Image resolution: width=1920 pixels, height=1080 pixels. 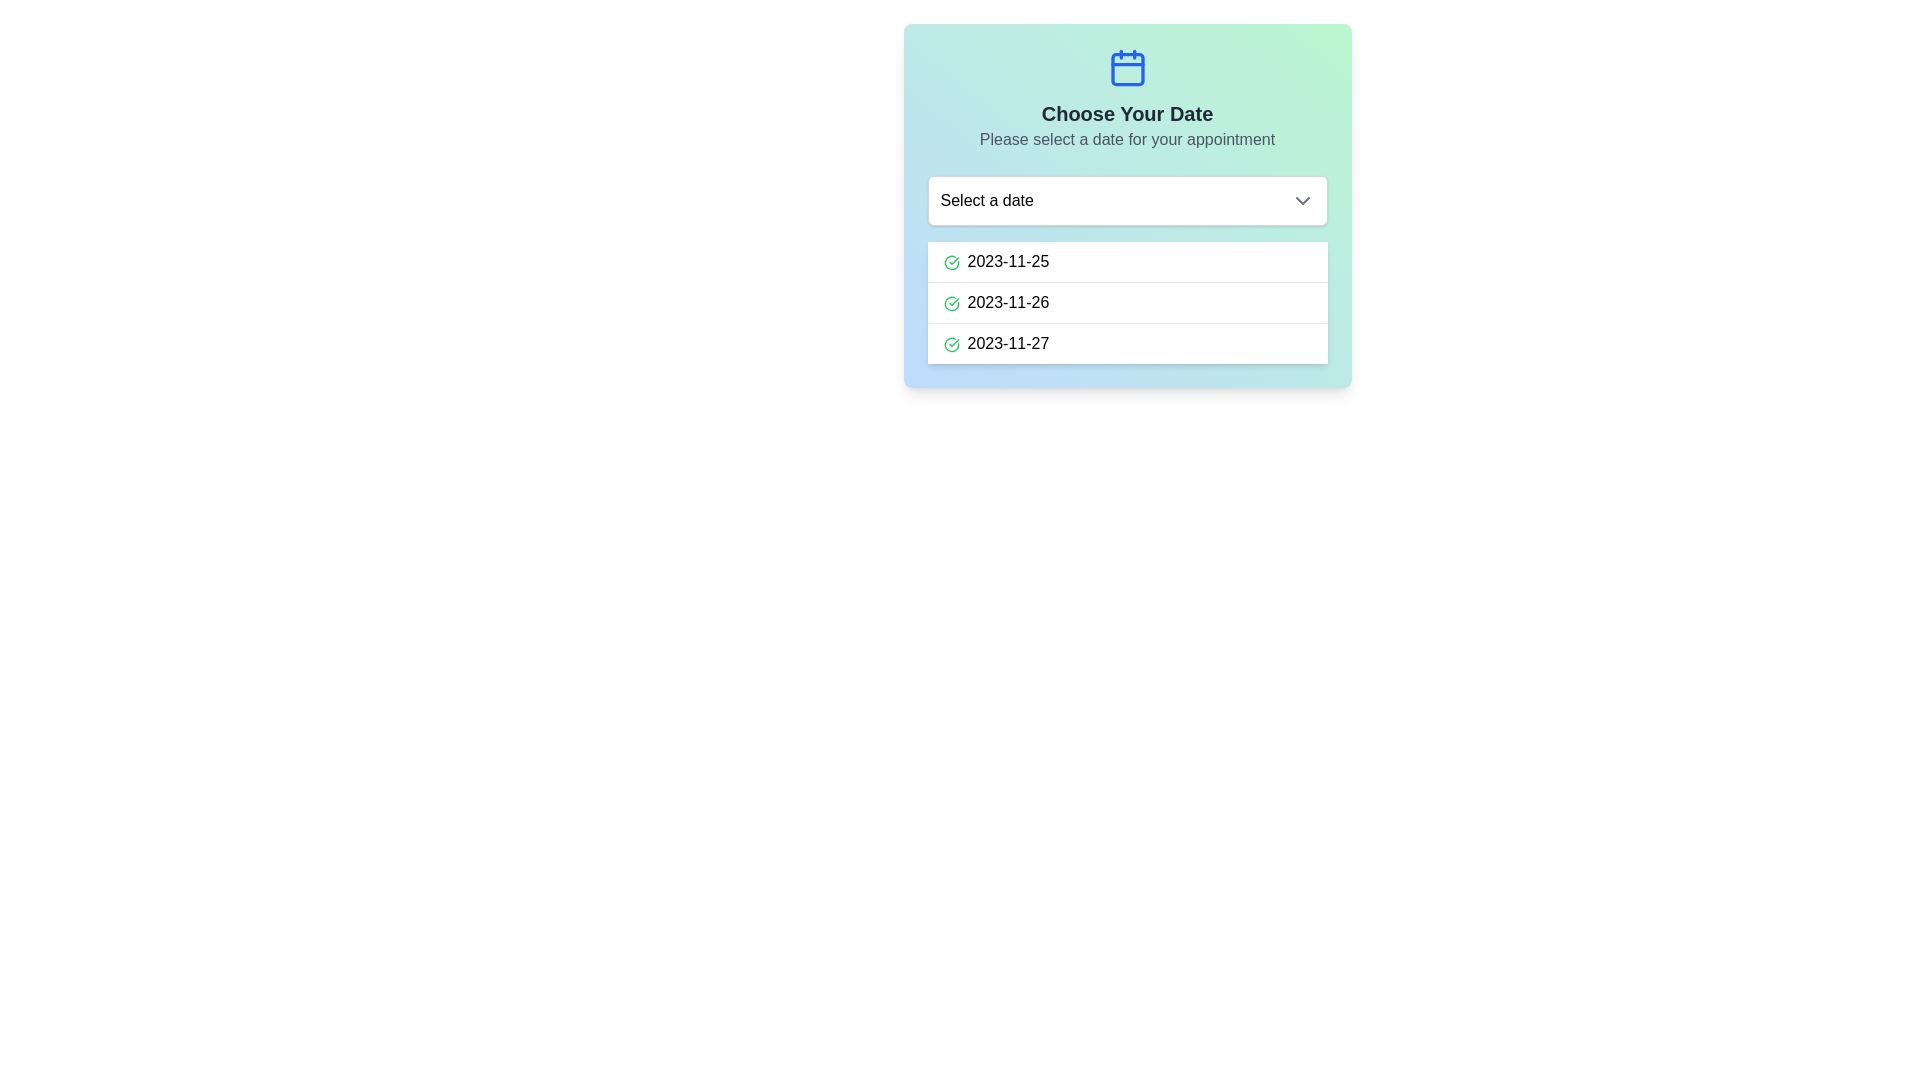 I want to click on the list item displaying the date '2023-11-25', so click(x=1127, y=261).